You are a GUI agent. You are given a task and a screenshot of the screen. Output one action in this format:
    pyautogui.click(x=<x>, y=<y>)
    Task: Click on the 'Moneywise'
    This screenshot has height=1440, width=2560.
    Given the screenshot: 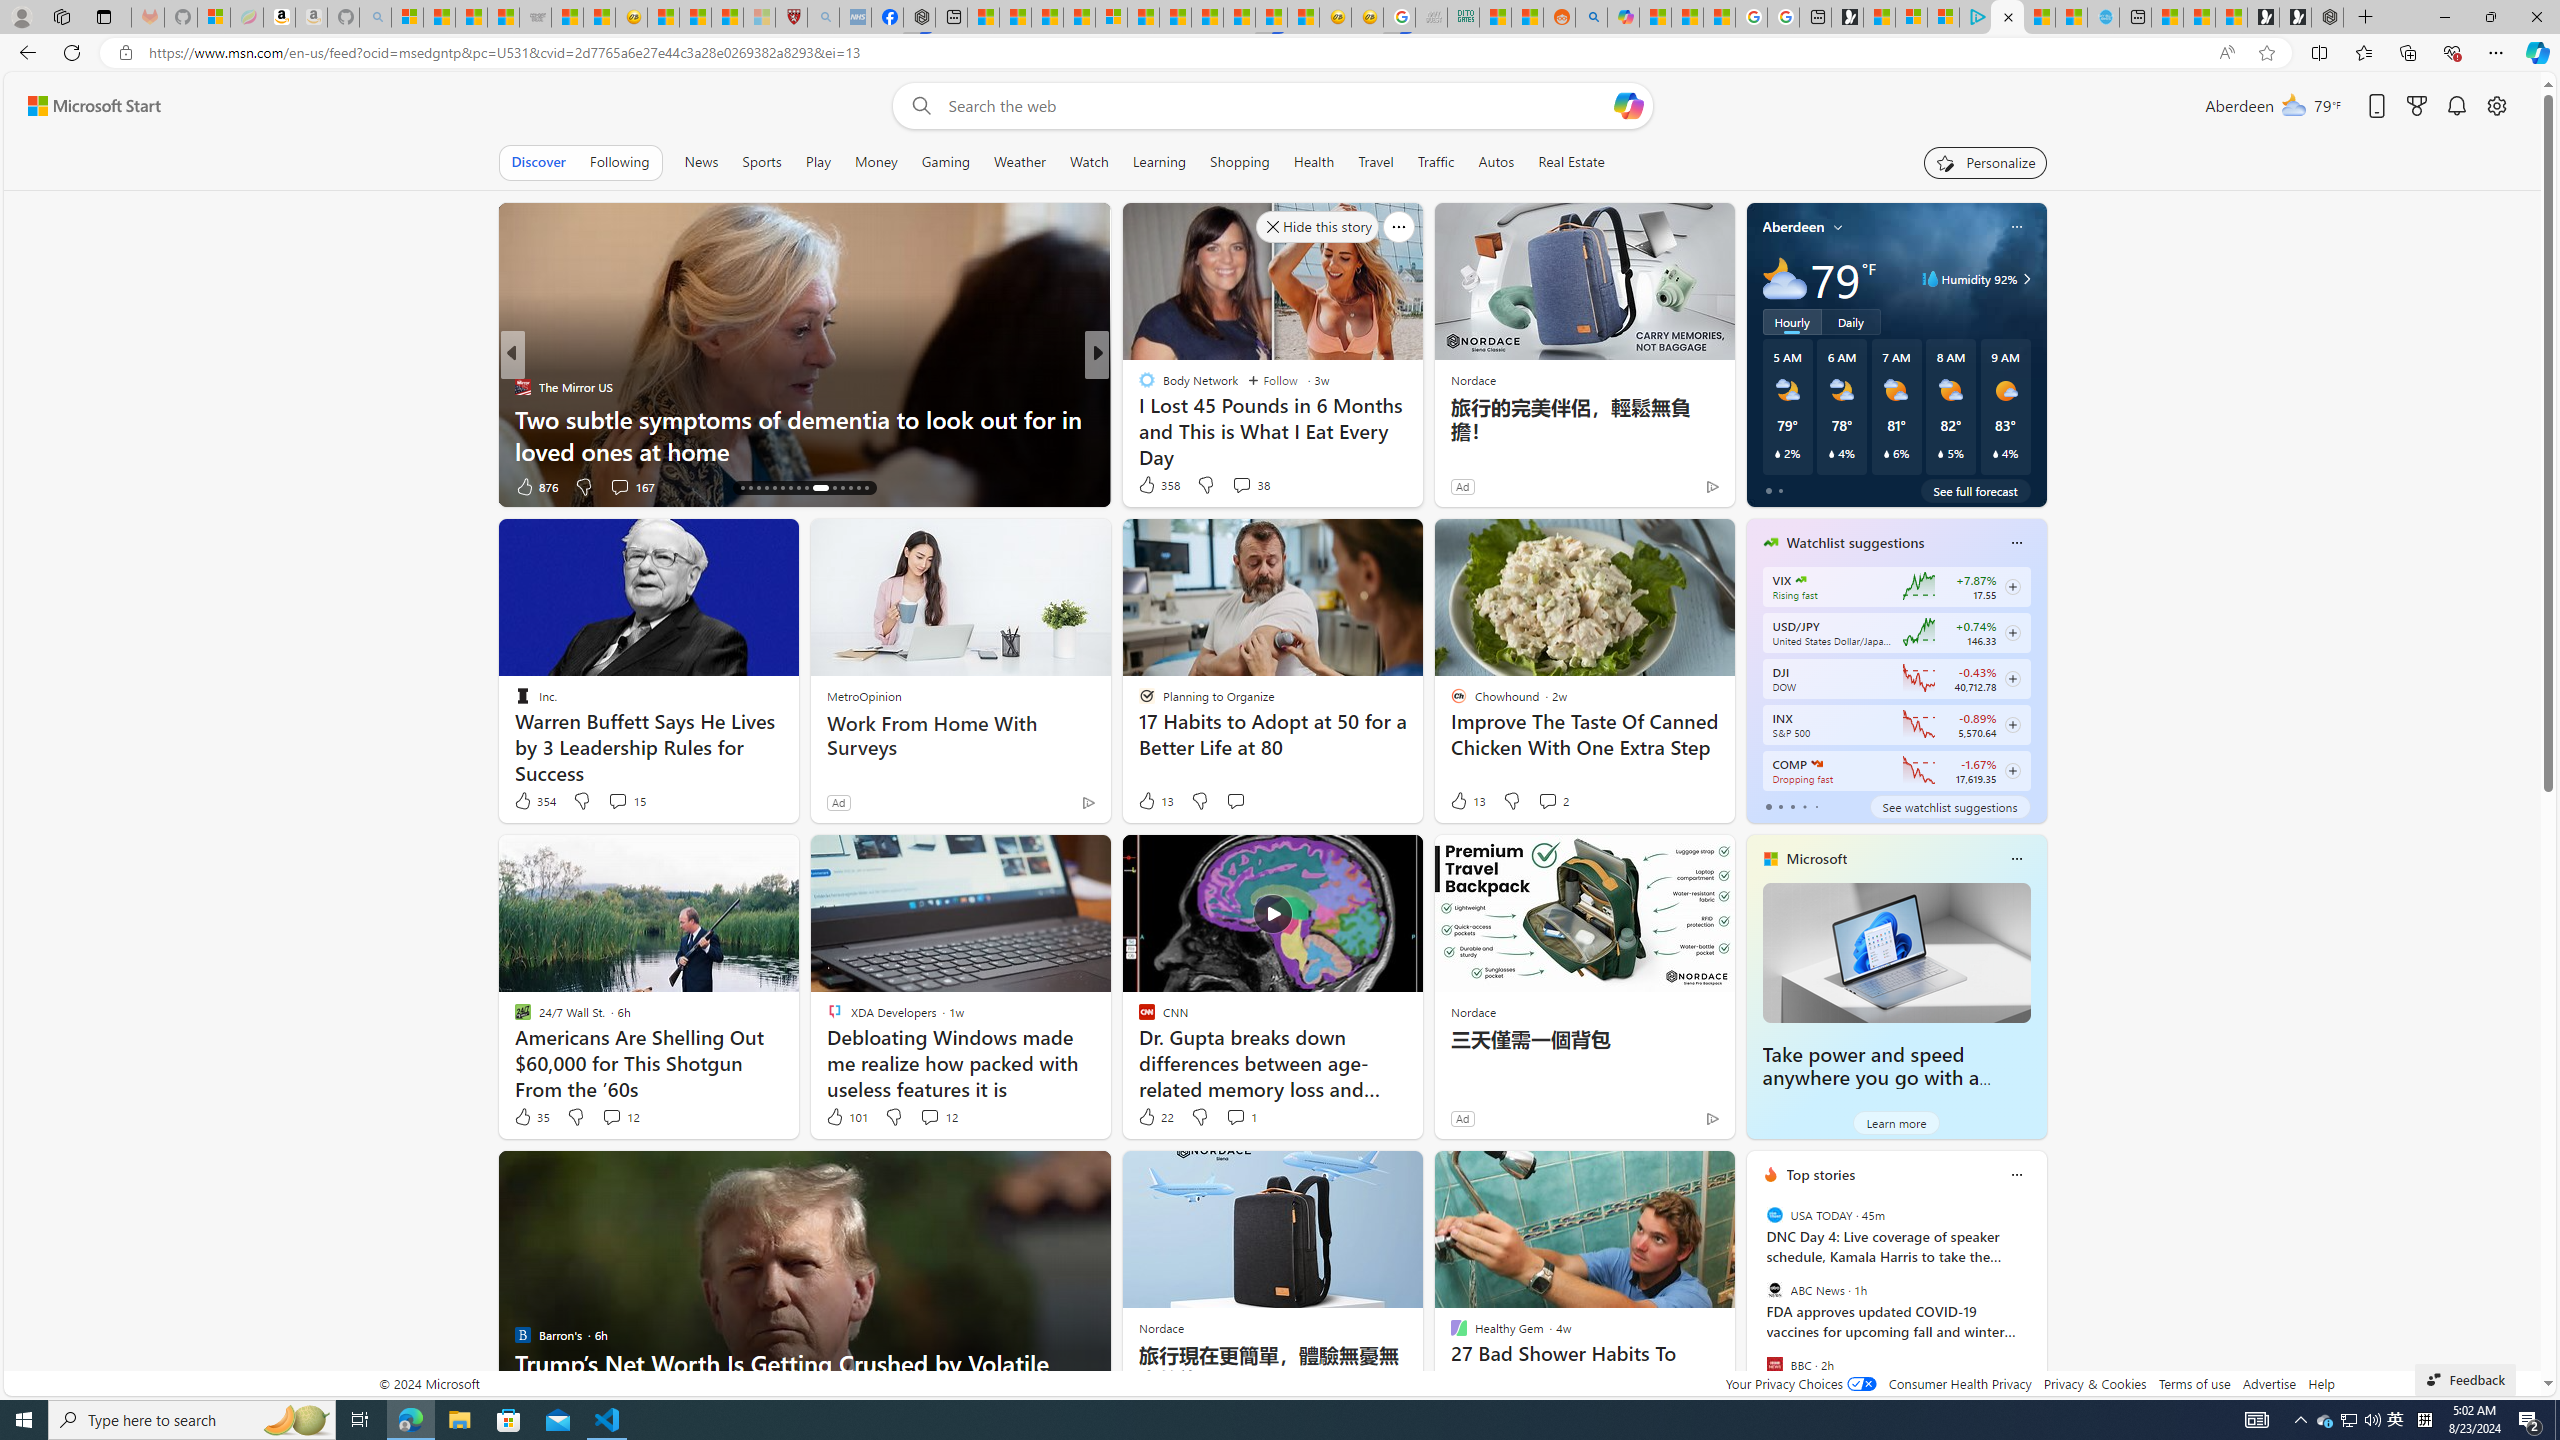 What is the action you would take?
    pyautogui.click(x=1137, y=386)
    